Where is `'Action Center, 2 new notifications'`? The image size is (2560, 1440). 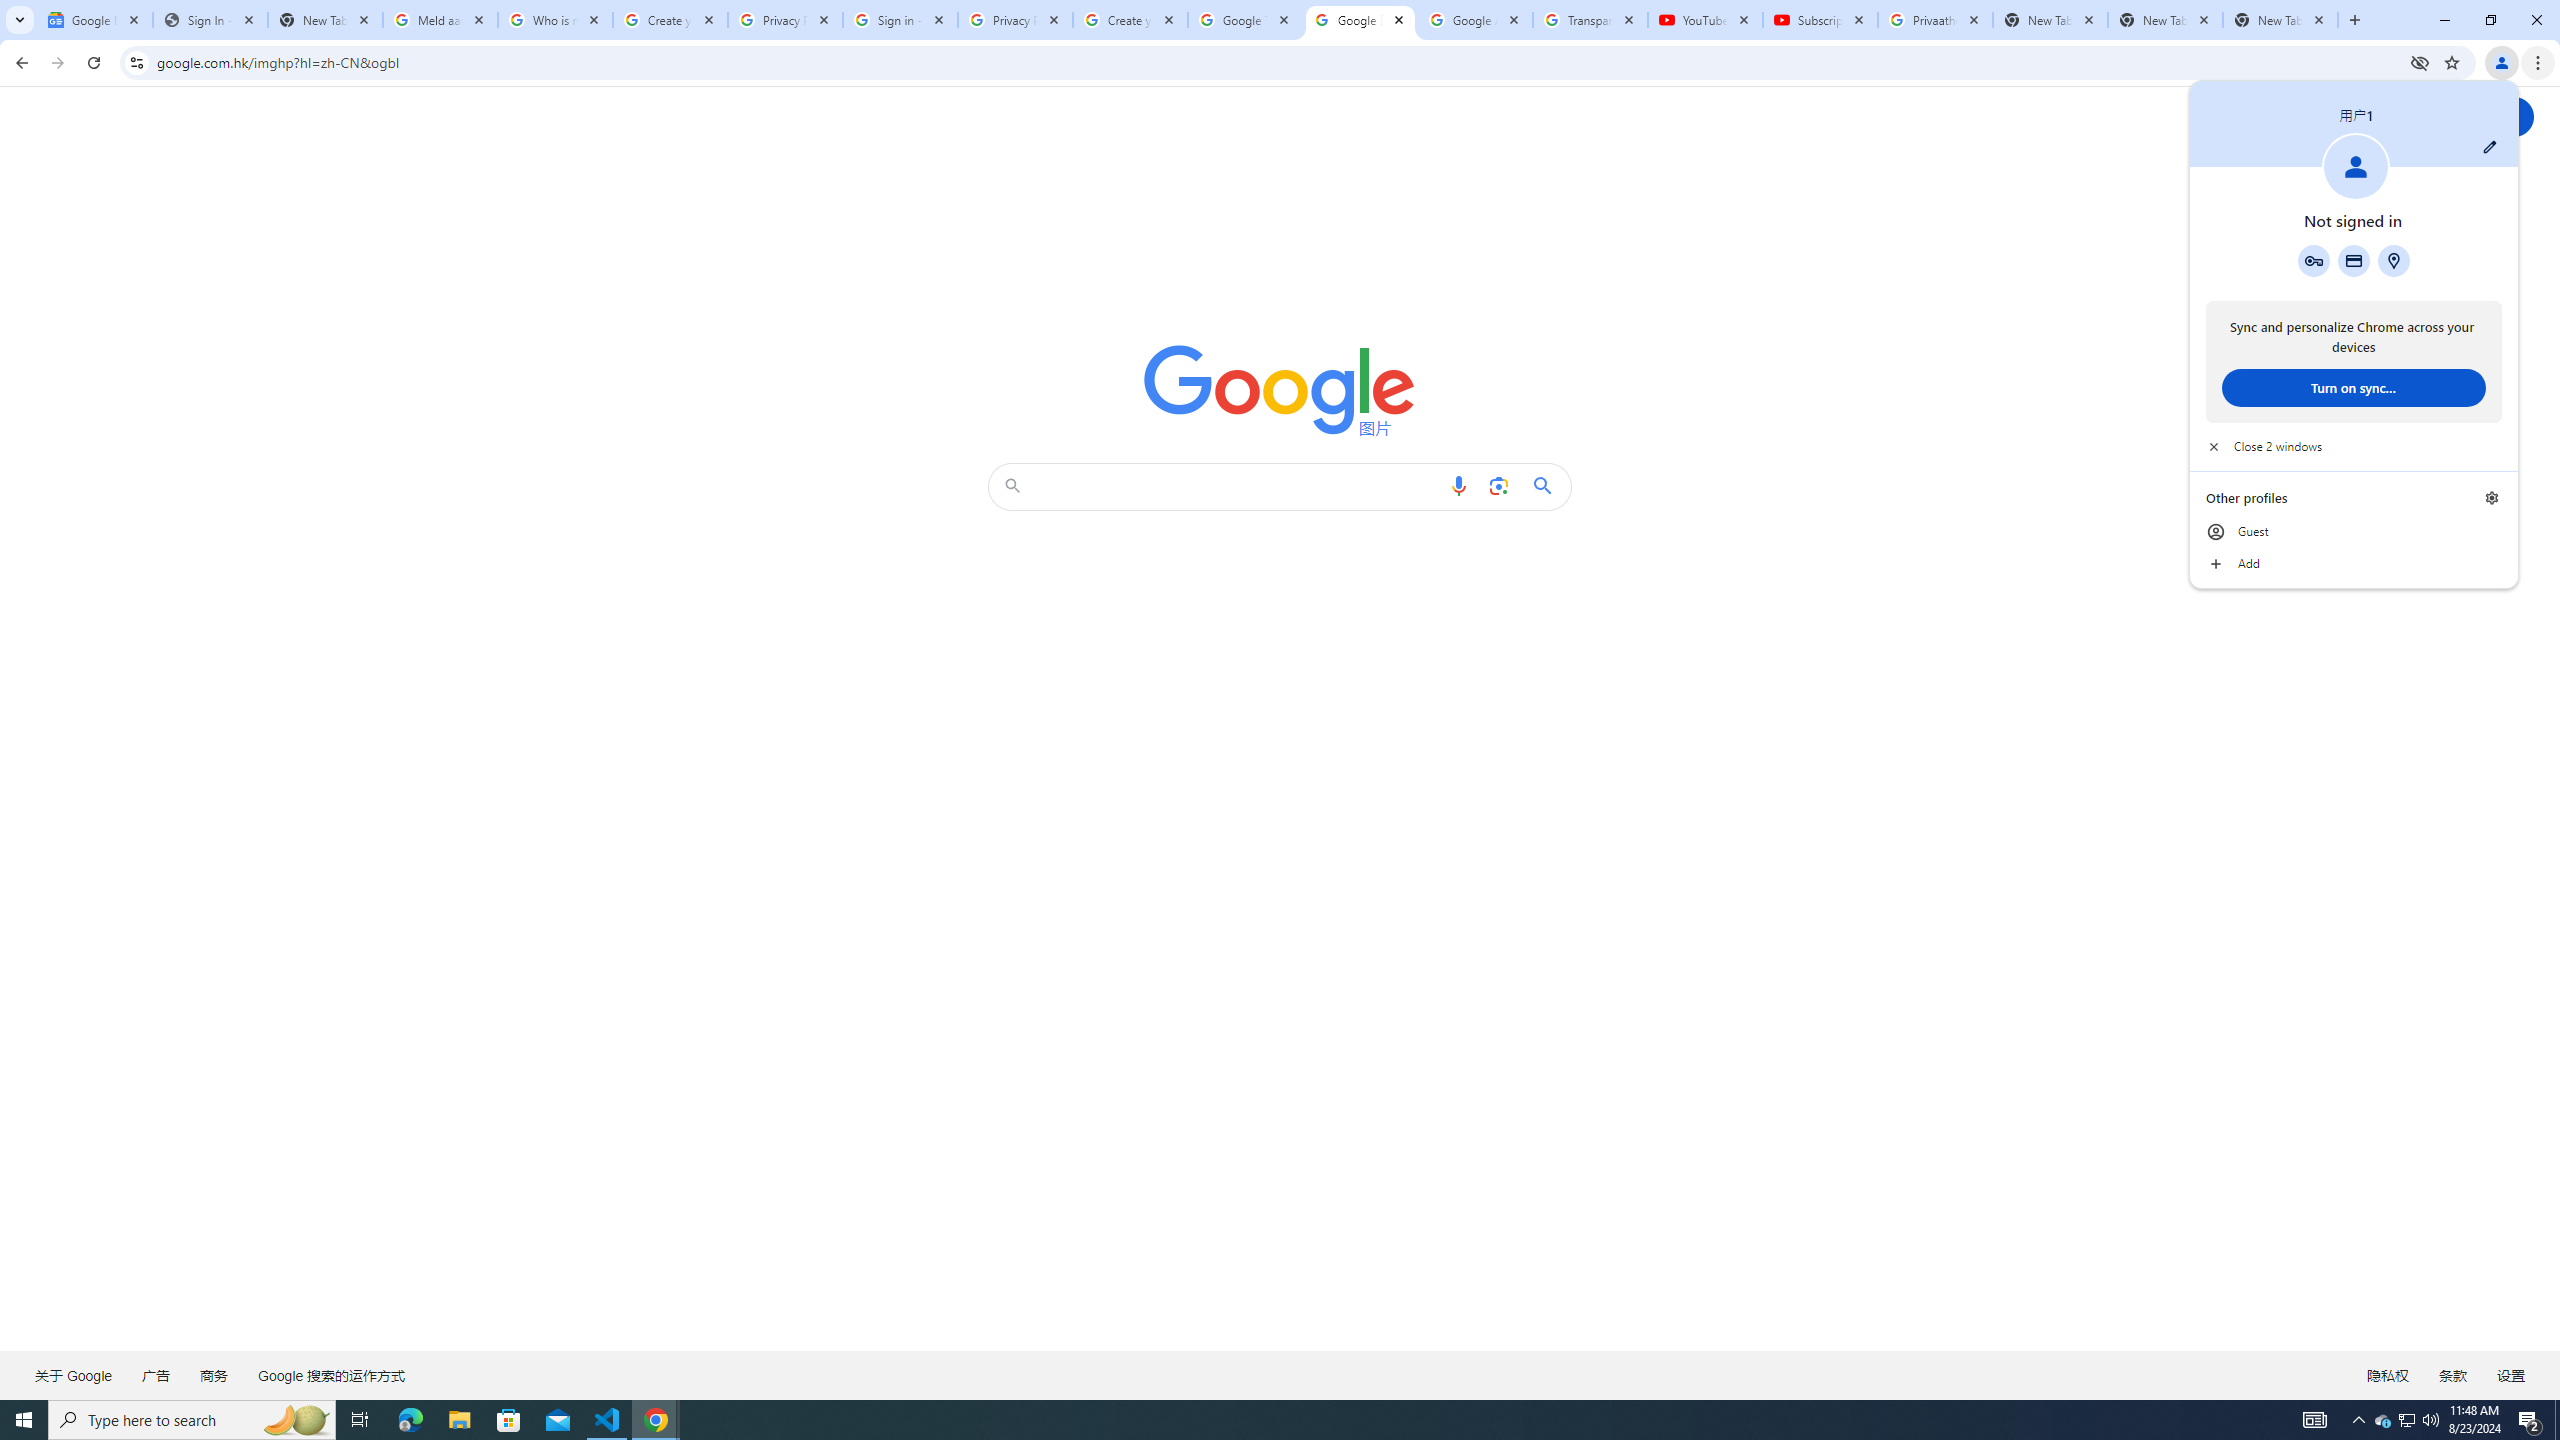 'Action Center, 2 new notifications' is located at coordinates (2530, 1418).